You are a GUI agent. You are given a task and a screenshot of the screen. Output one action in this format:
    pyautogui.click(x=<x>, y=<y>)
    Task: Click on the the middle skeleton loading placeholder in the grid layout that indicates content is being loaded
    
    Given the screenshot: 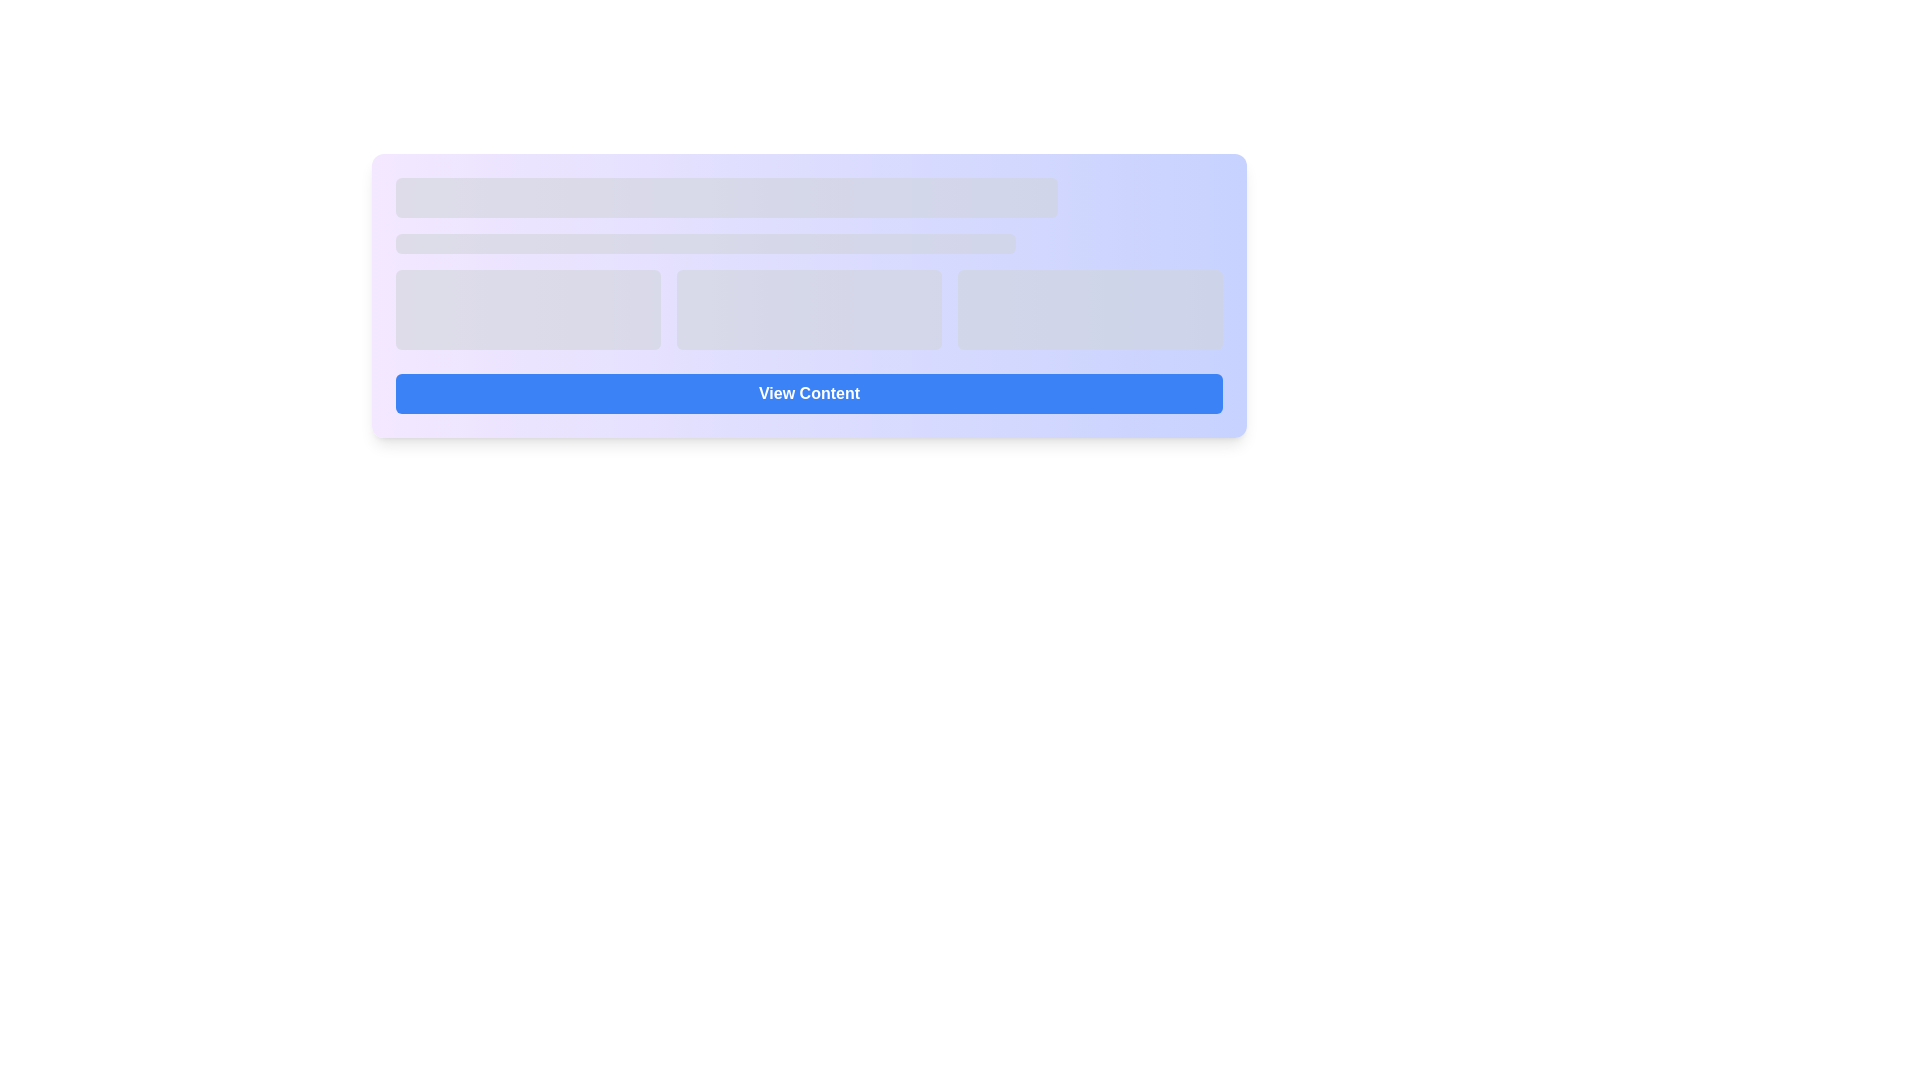 What is the action you would take?
    pyautogui.click(x=809, y=309)
    